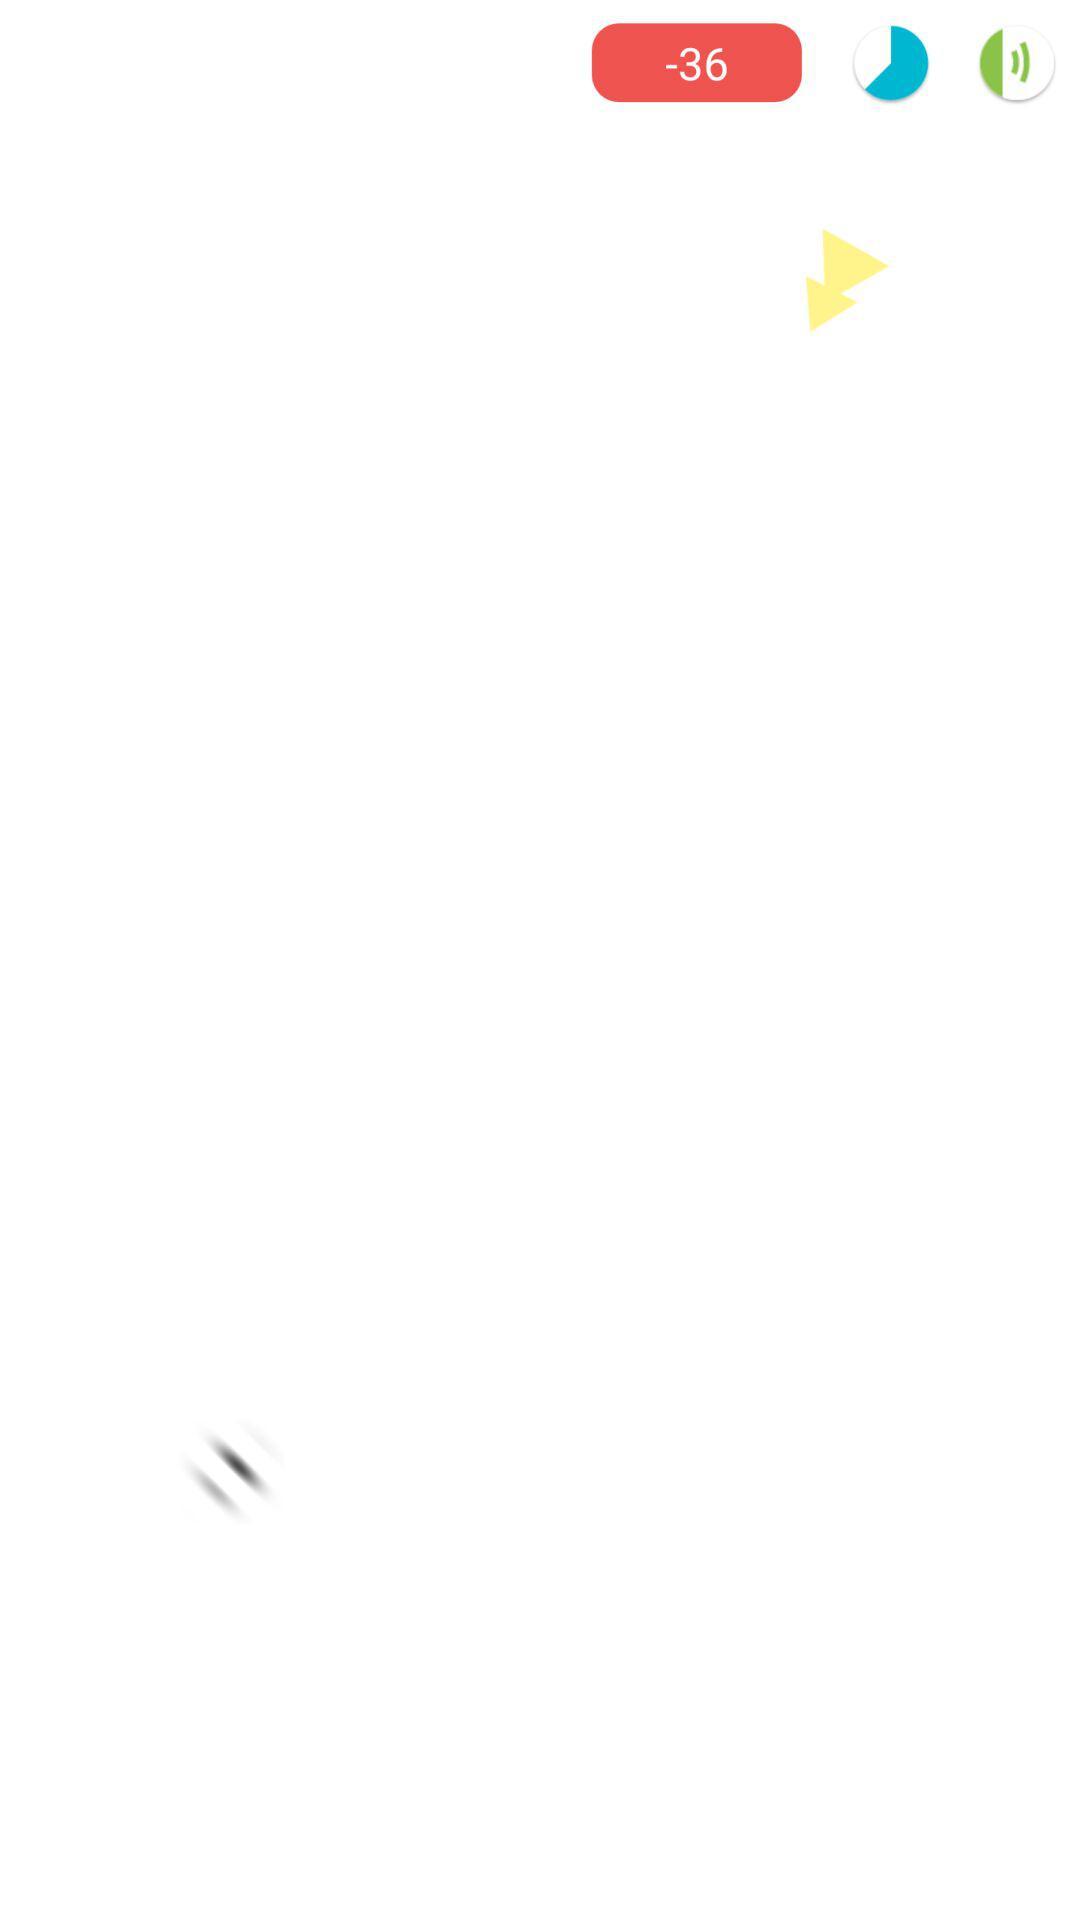  What do you see at coordinates (231, 1472) in the screenshot?
I see `the navigation icon` at bounding box center [231, 1472].